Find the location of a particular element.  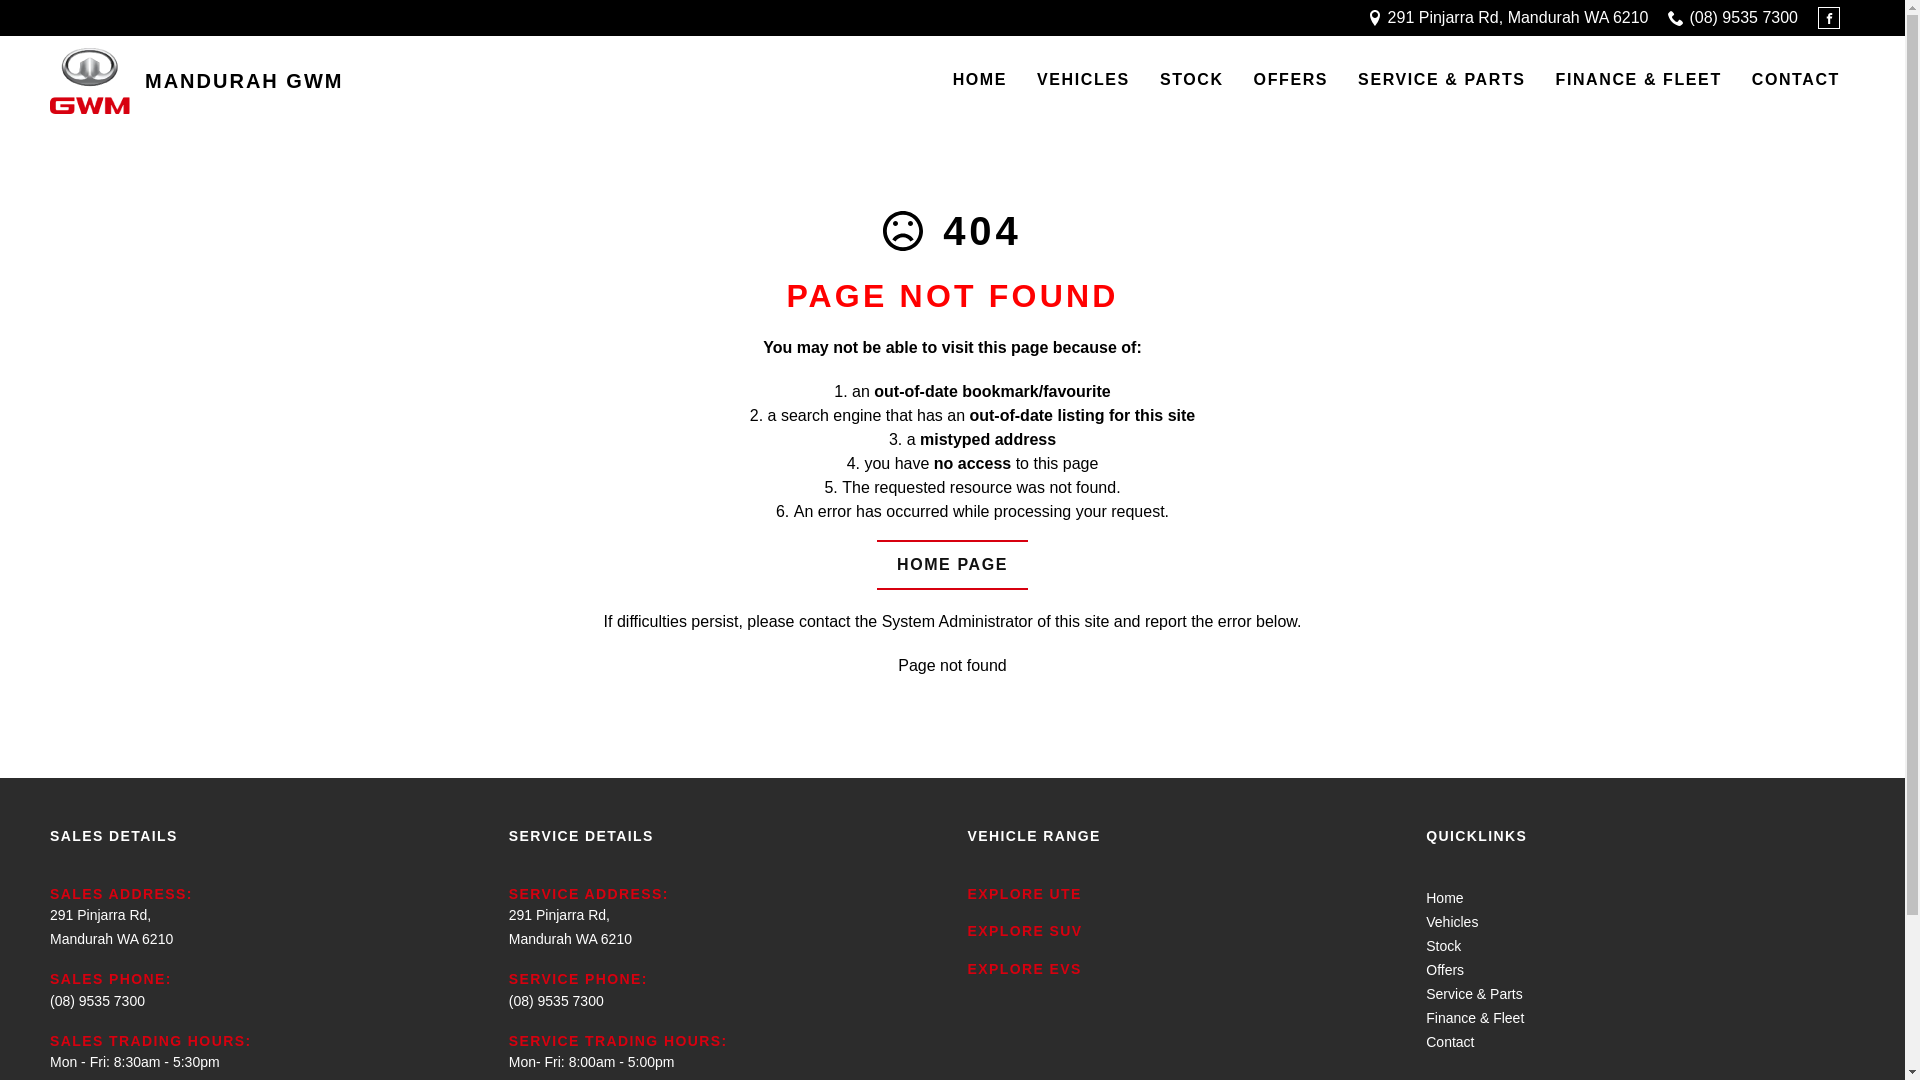

'CONTACT' is located at coordinates (1795, 80).